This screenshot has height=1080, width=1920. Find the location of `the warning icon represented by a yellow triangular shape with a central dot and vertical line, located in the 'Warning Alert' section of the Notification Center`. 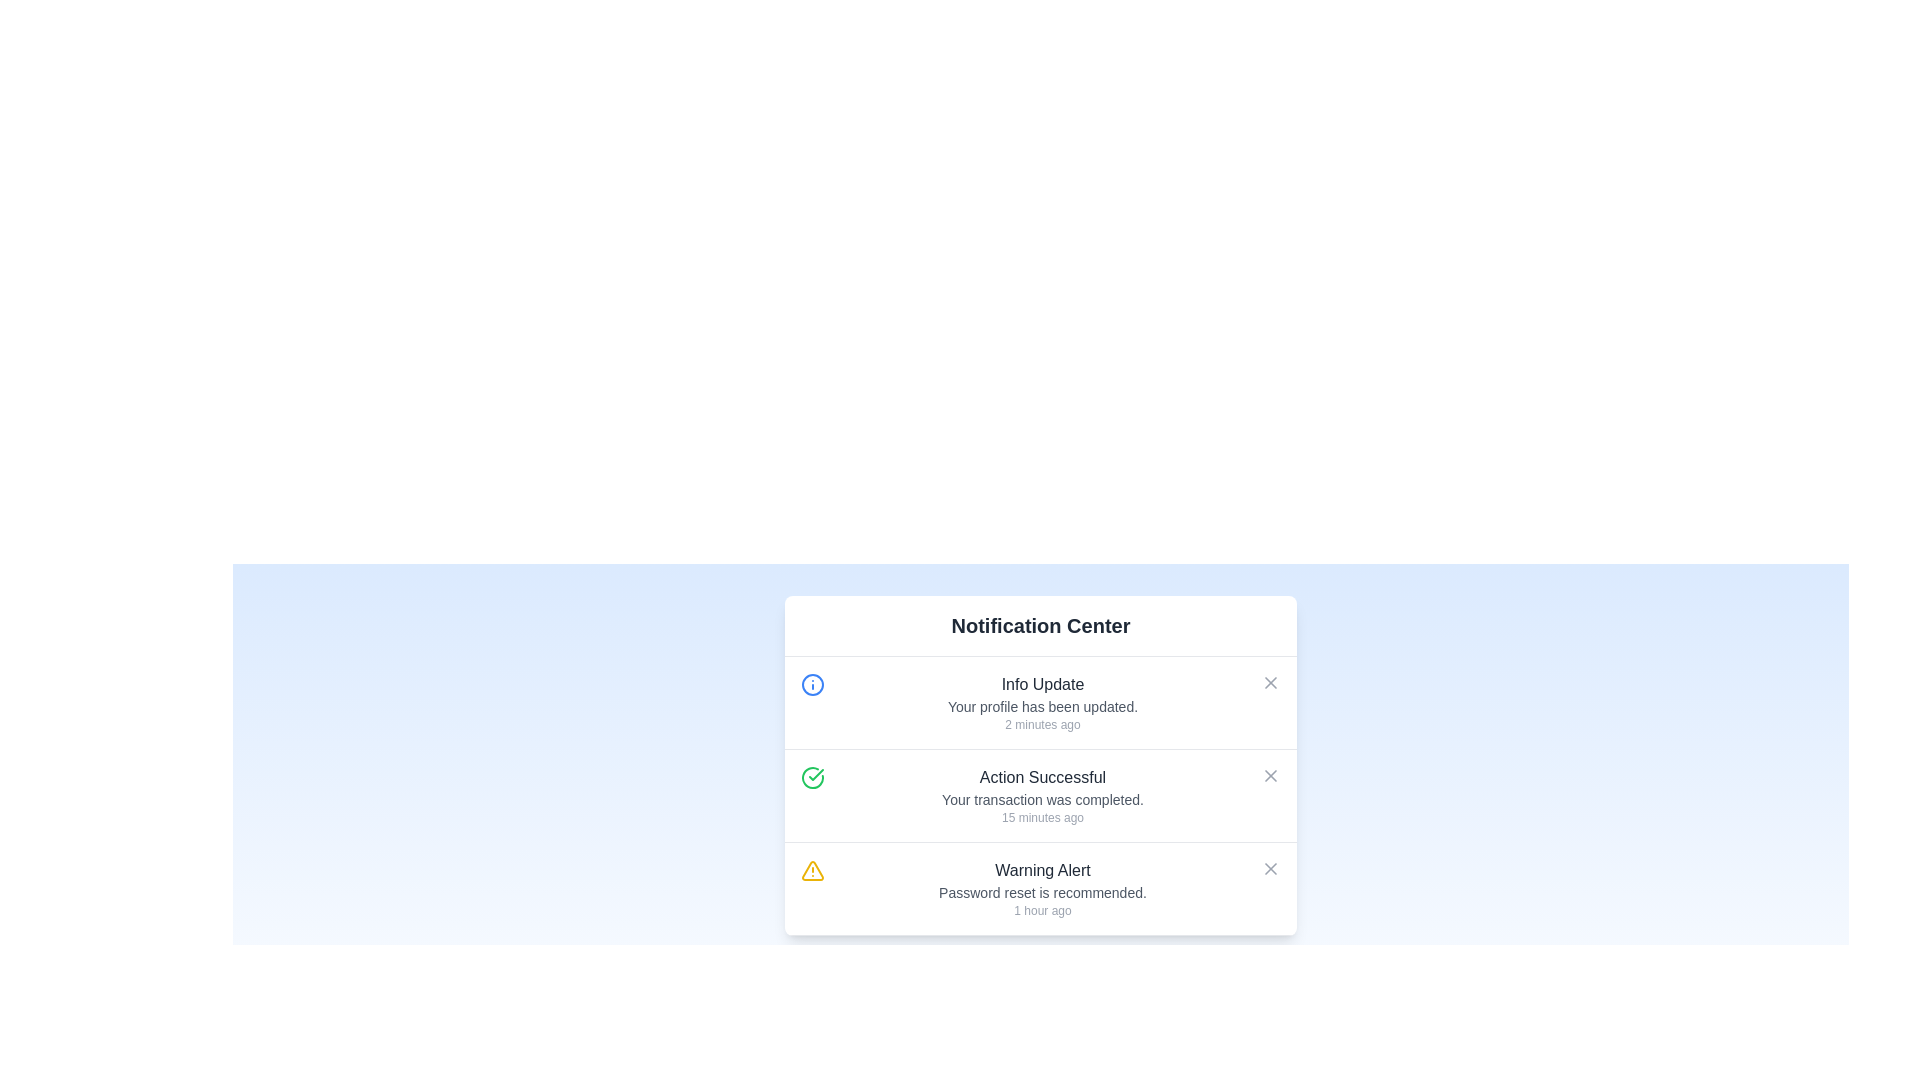

the warning icon represented by a yellow triangular shape with a central dot and vertical line, located in the 'Warning Alert' section of the Notification Center is located at coordinates (812, 870).